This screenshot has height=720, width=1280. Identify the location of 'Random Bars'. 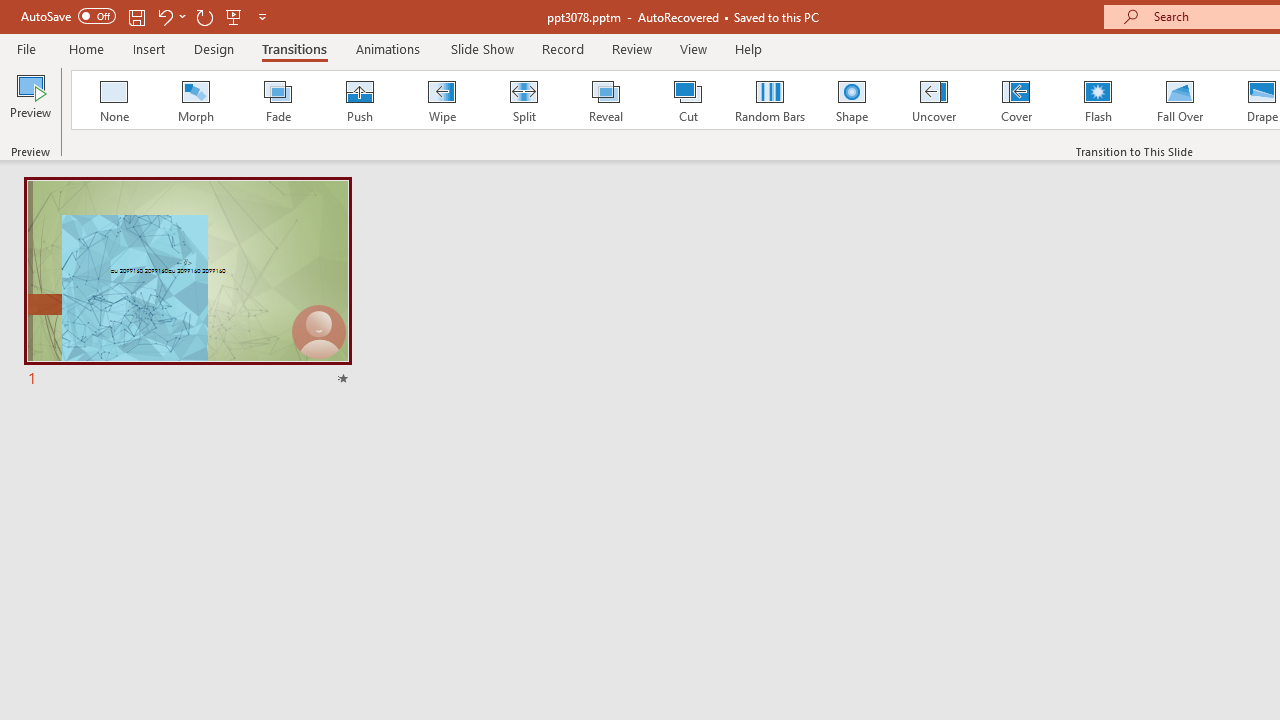
(769, 100).